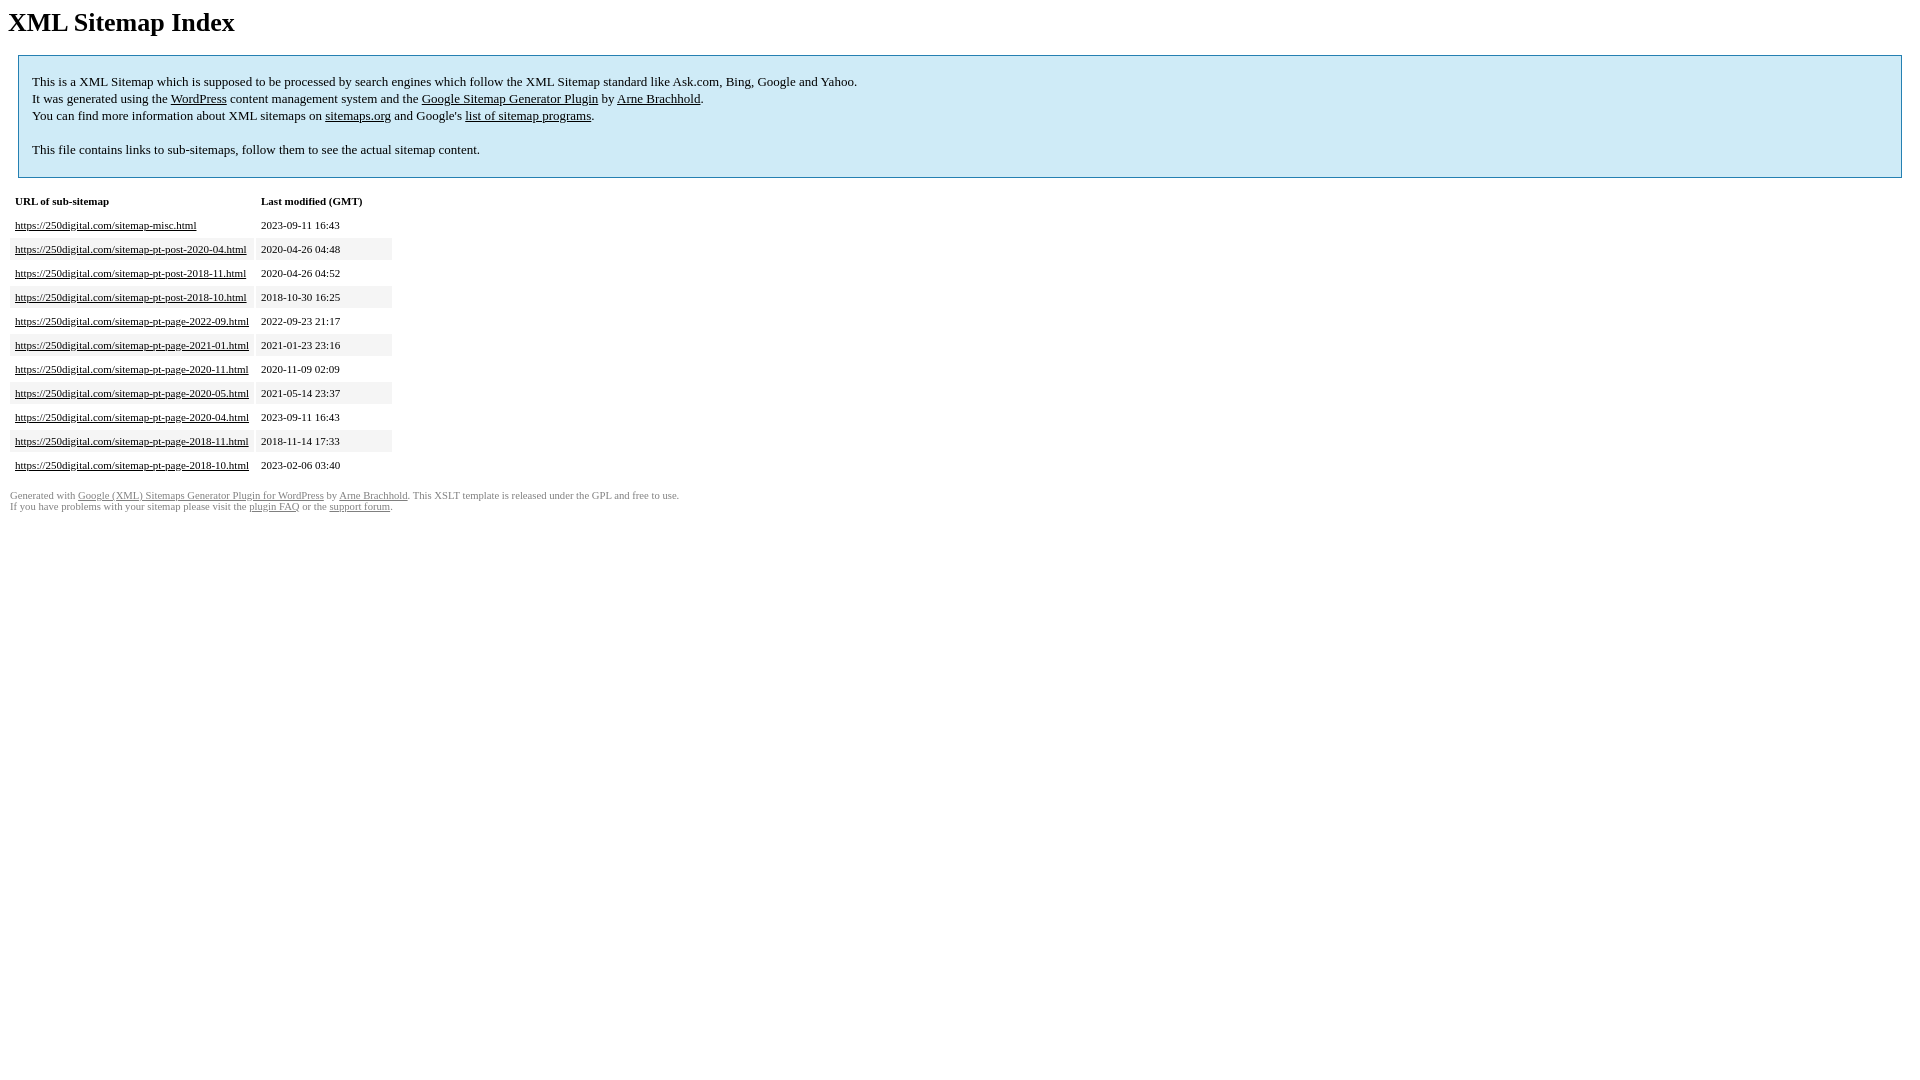  What do you see at coordinates (131, 319) in the screenshot?
I see `'https://250digital.com/sitemap-pt-page-2022-09.html'` at bounding box center [131, 319].